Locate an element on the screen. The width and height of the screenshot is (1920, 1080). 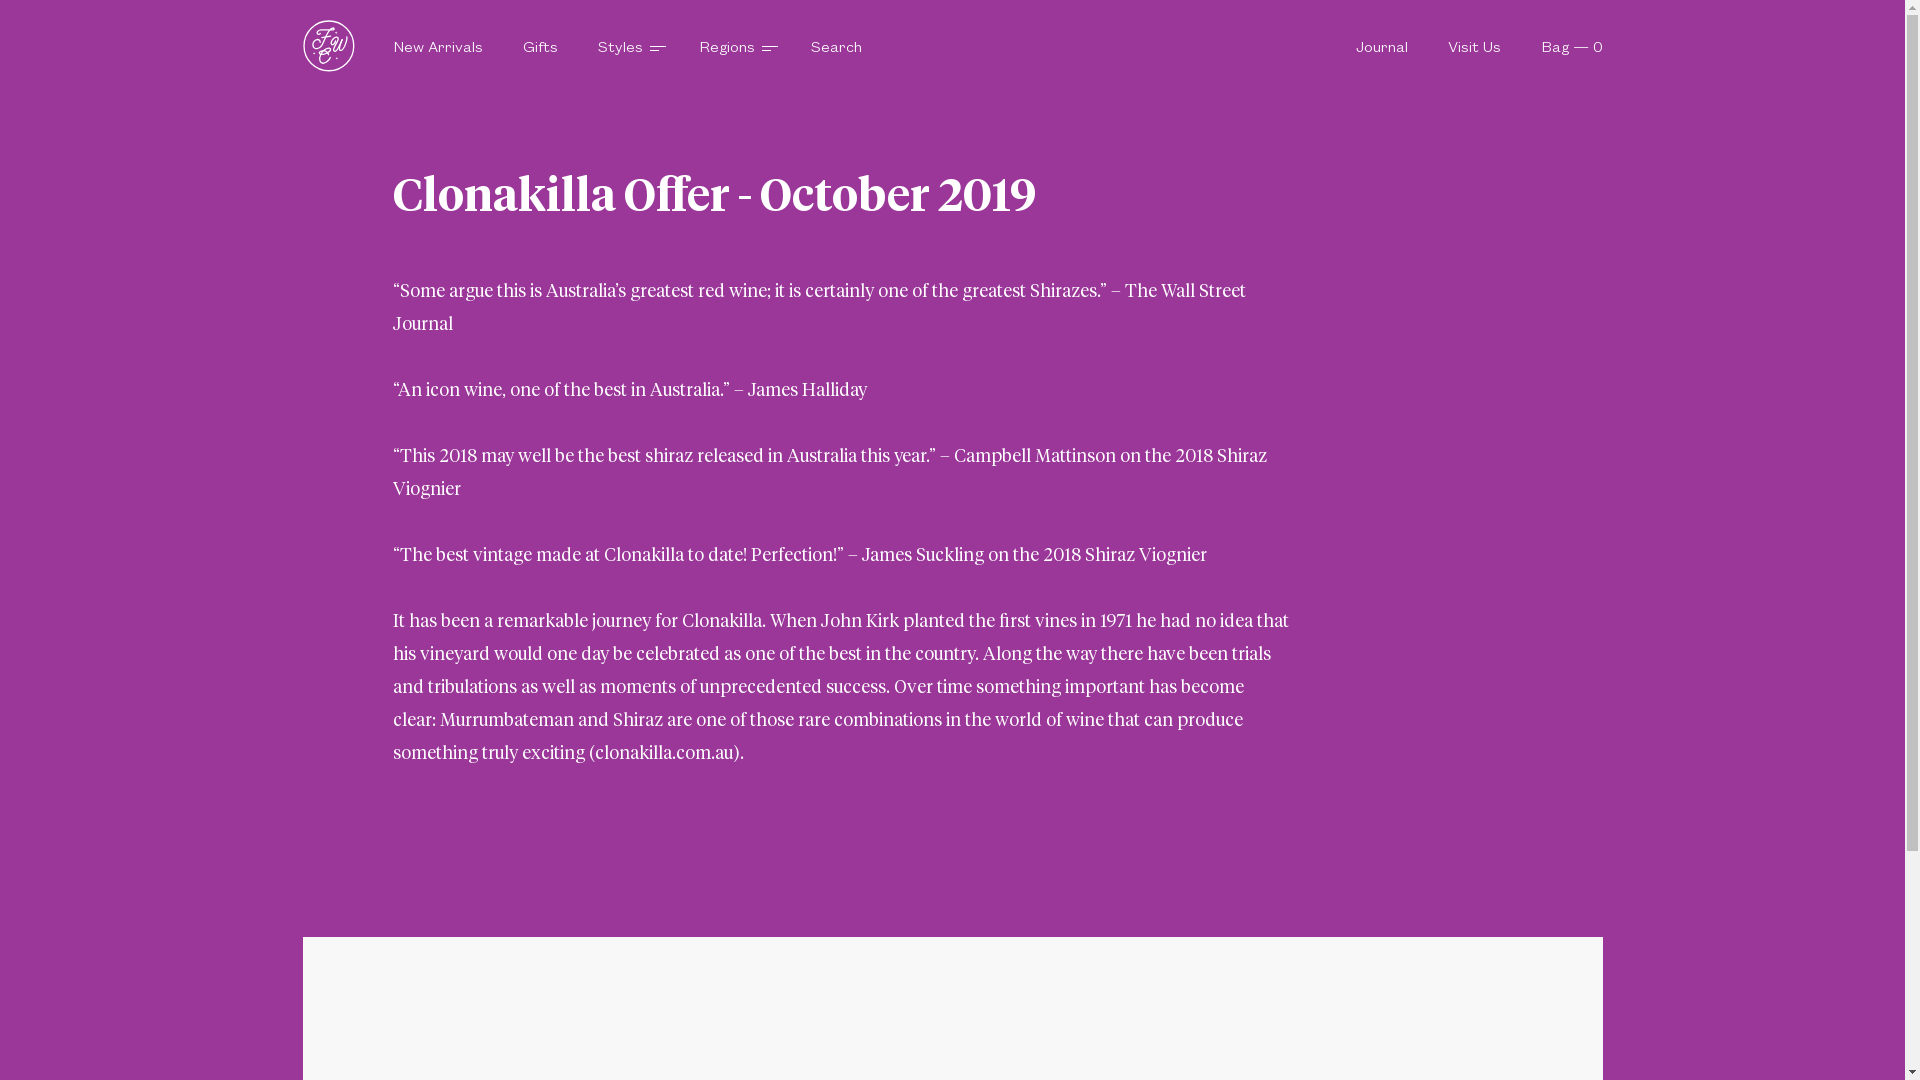
'Gifts' is located at coordinates (539, 45).